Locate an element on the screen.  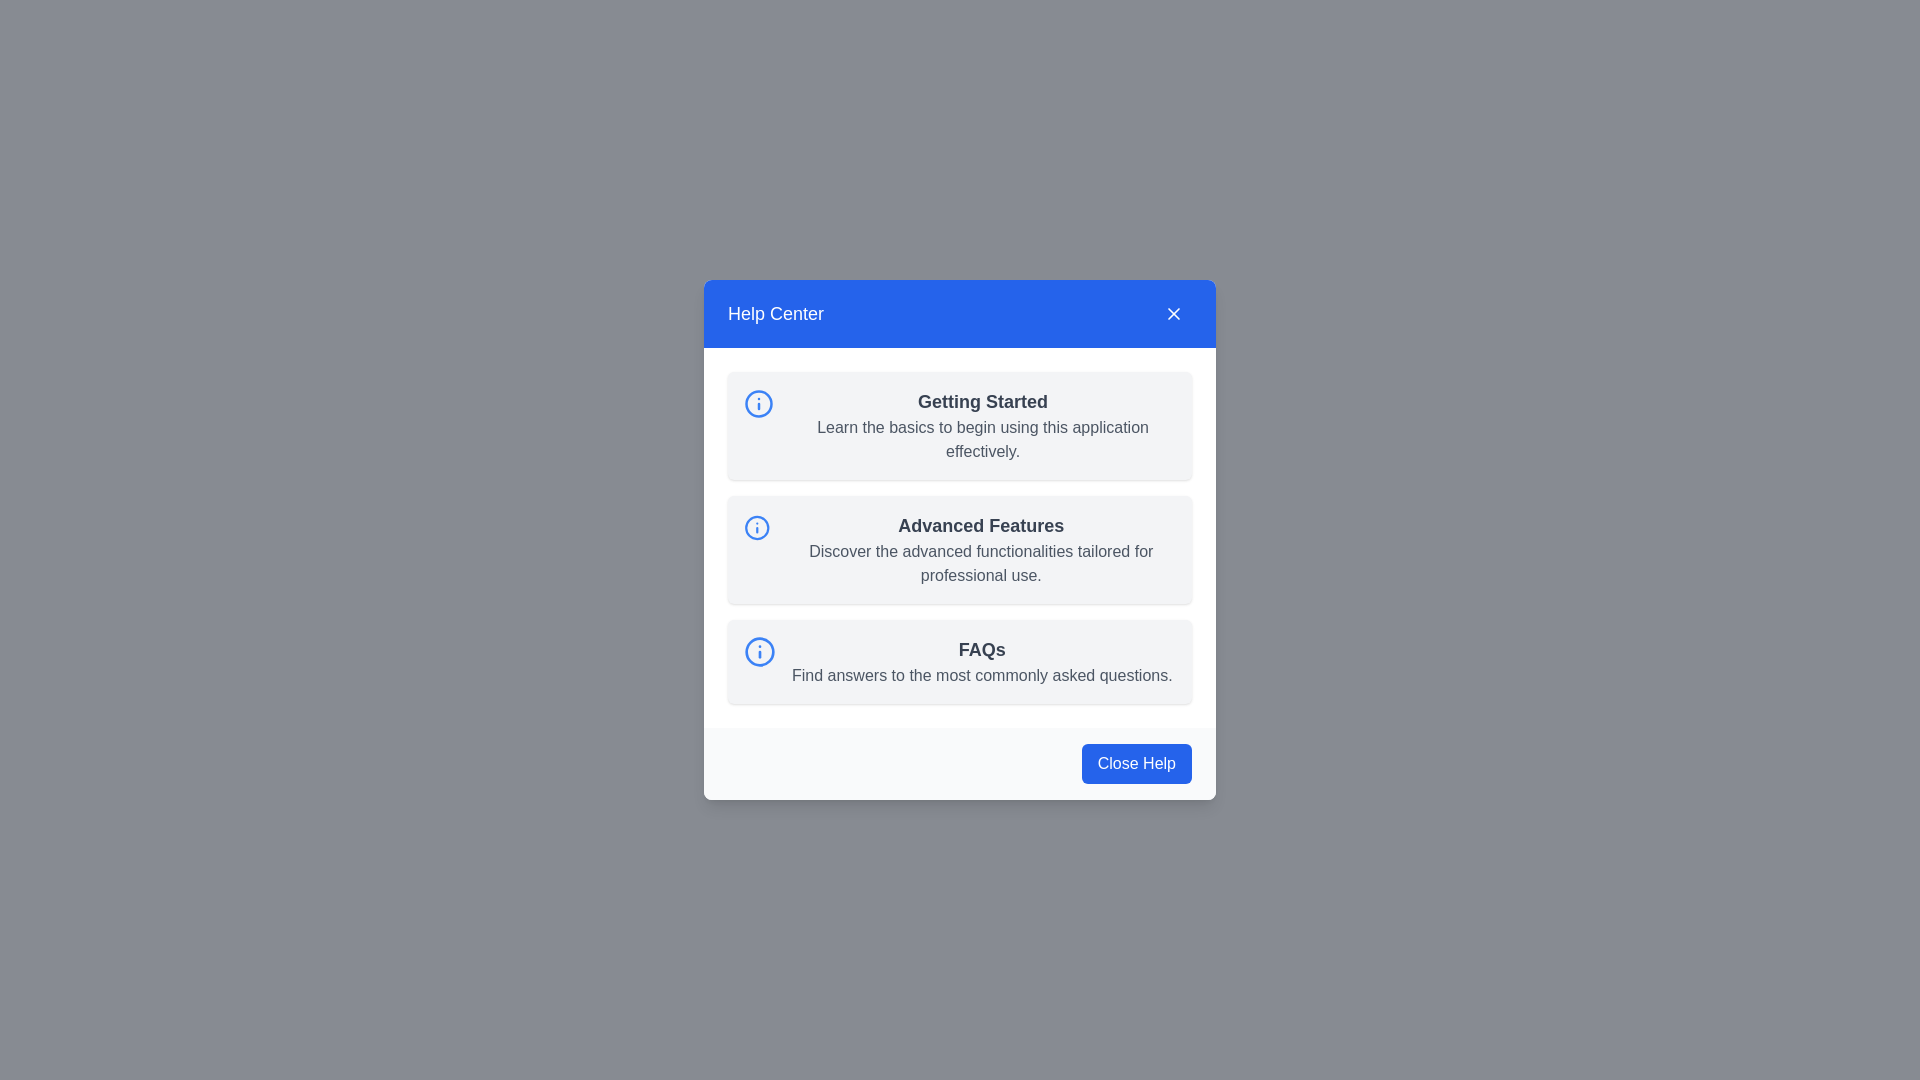
the informational panel icon located in the middle of the Help Center modal for additional information is located at coordinates (960, 536).